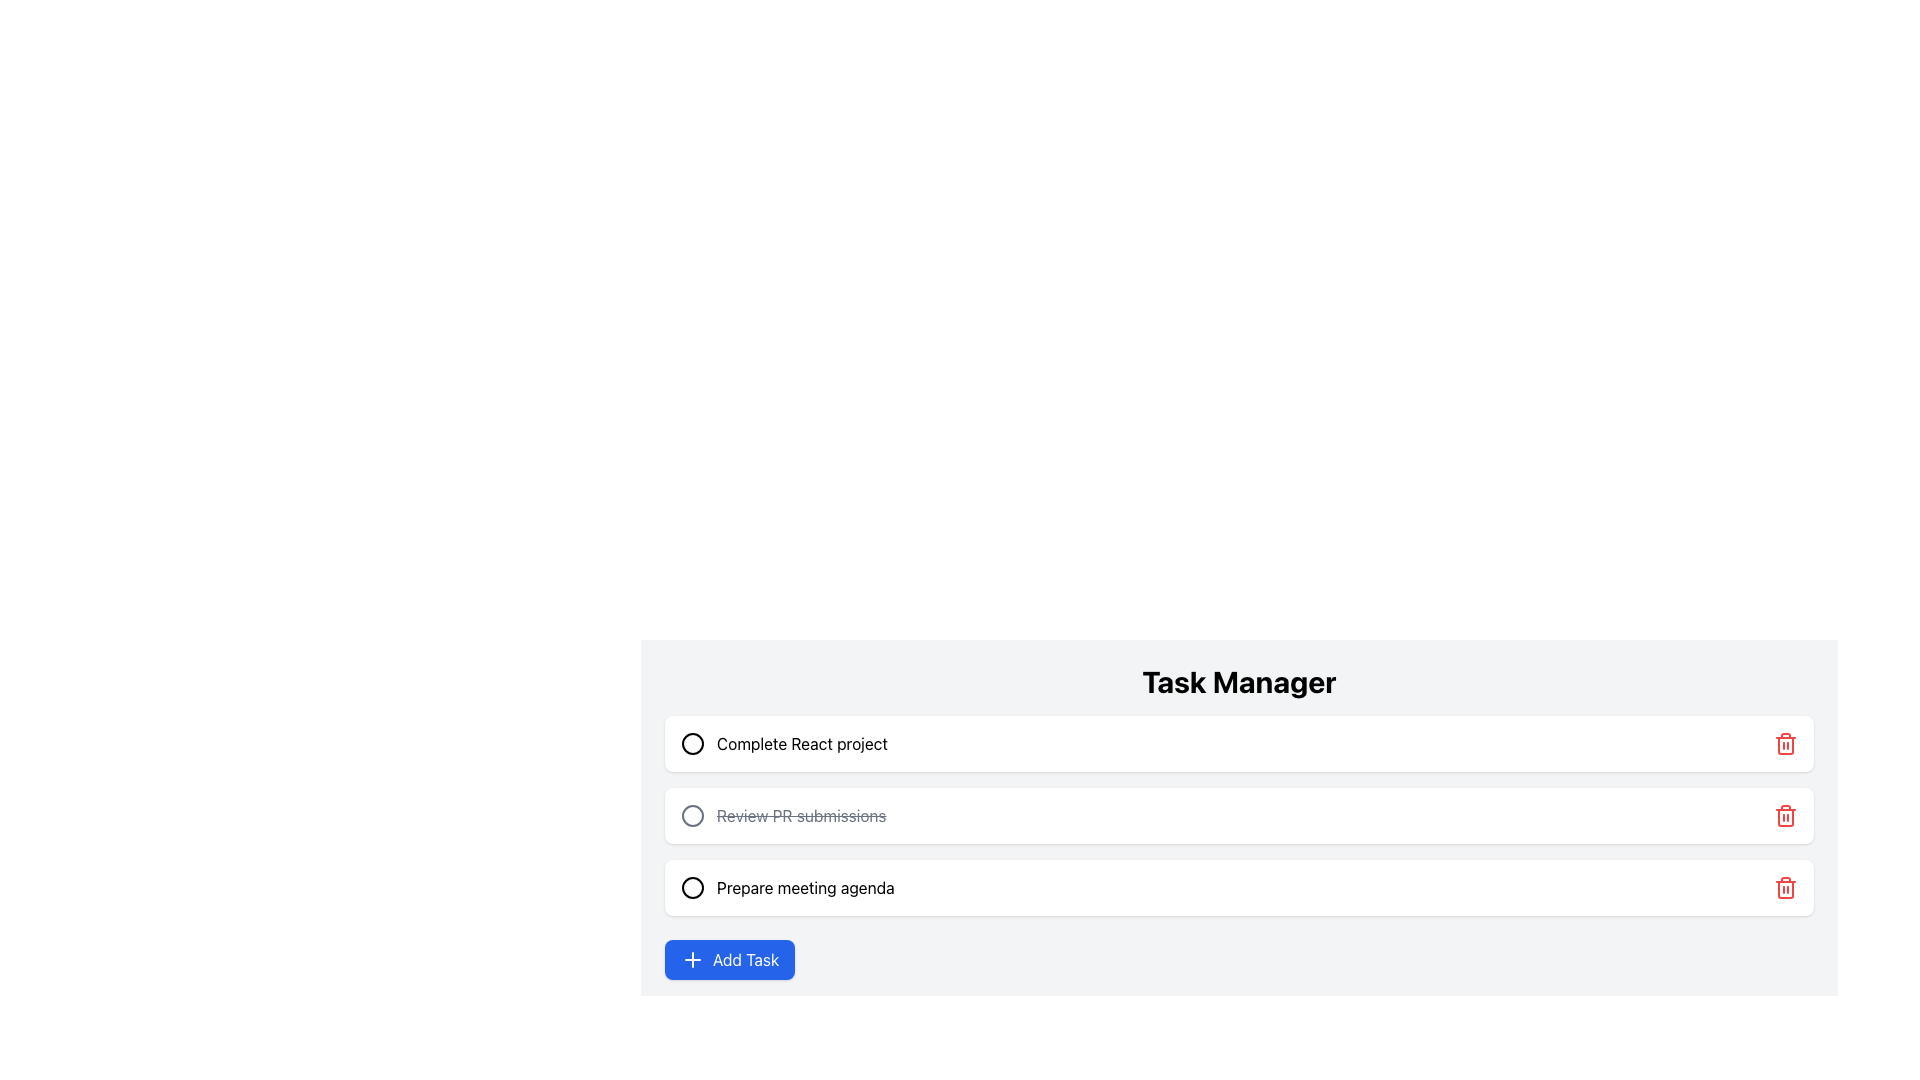  I want to click on the second task item in the vertically stacked list, which contains an unselected circular checkbox and the text 'Review PR submissions' with a line-through effect, to focus on it, so click(782, 816).